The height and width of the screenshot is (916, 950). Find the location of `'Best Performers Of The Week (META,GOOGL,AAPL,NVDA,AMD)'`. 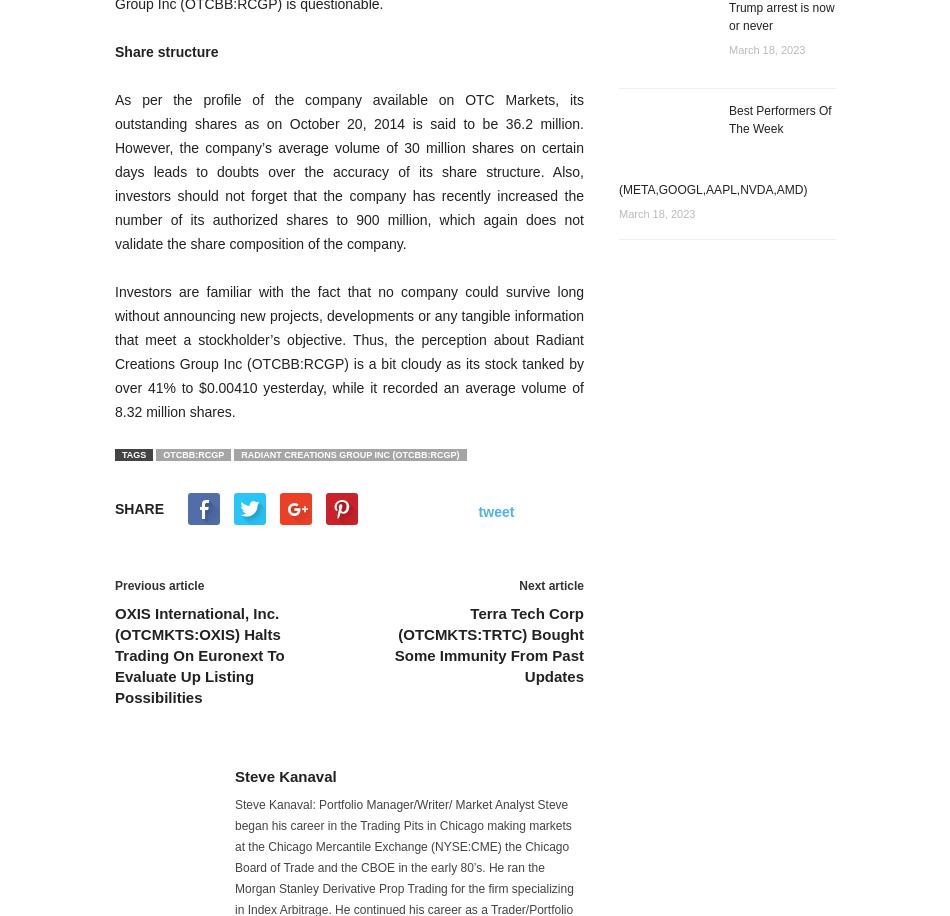

'Best Performers Of The Week (META,GOOGL,AAPL,NVDA,AMD)' is located at coordinates (724, 150).